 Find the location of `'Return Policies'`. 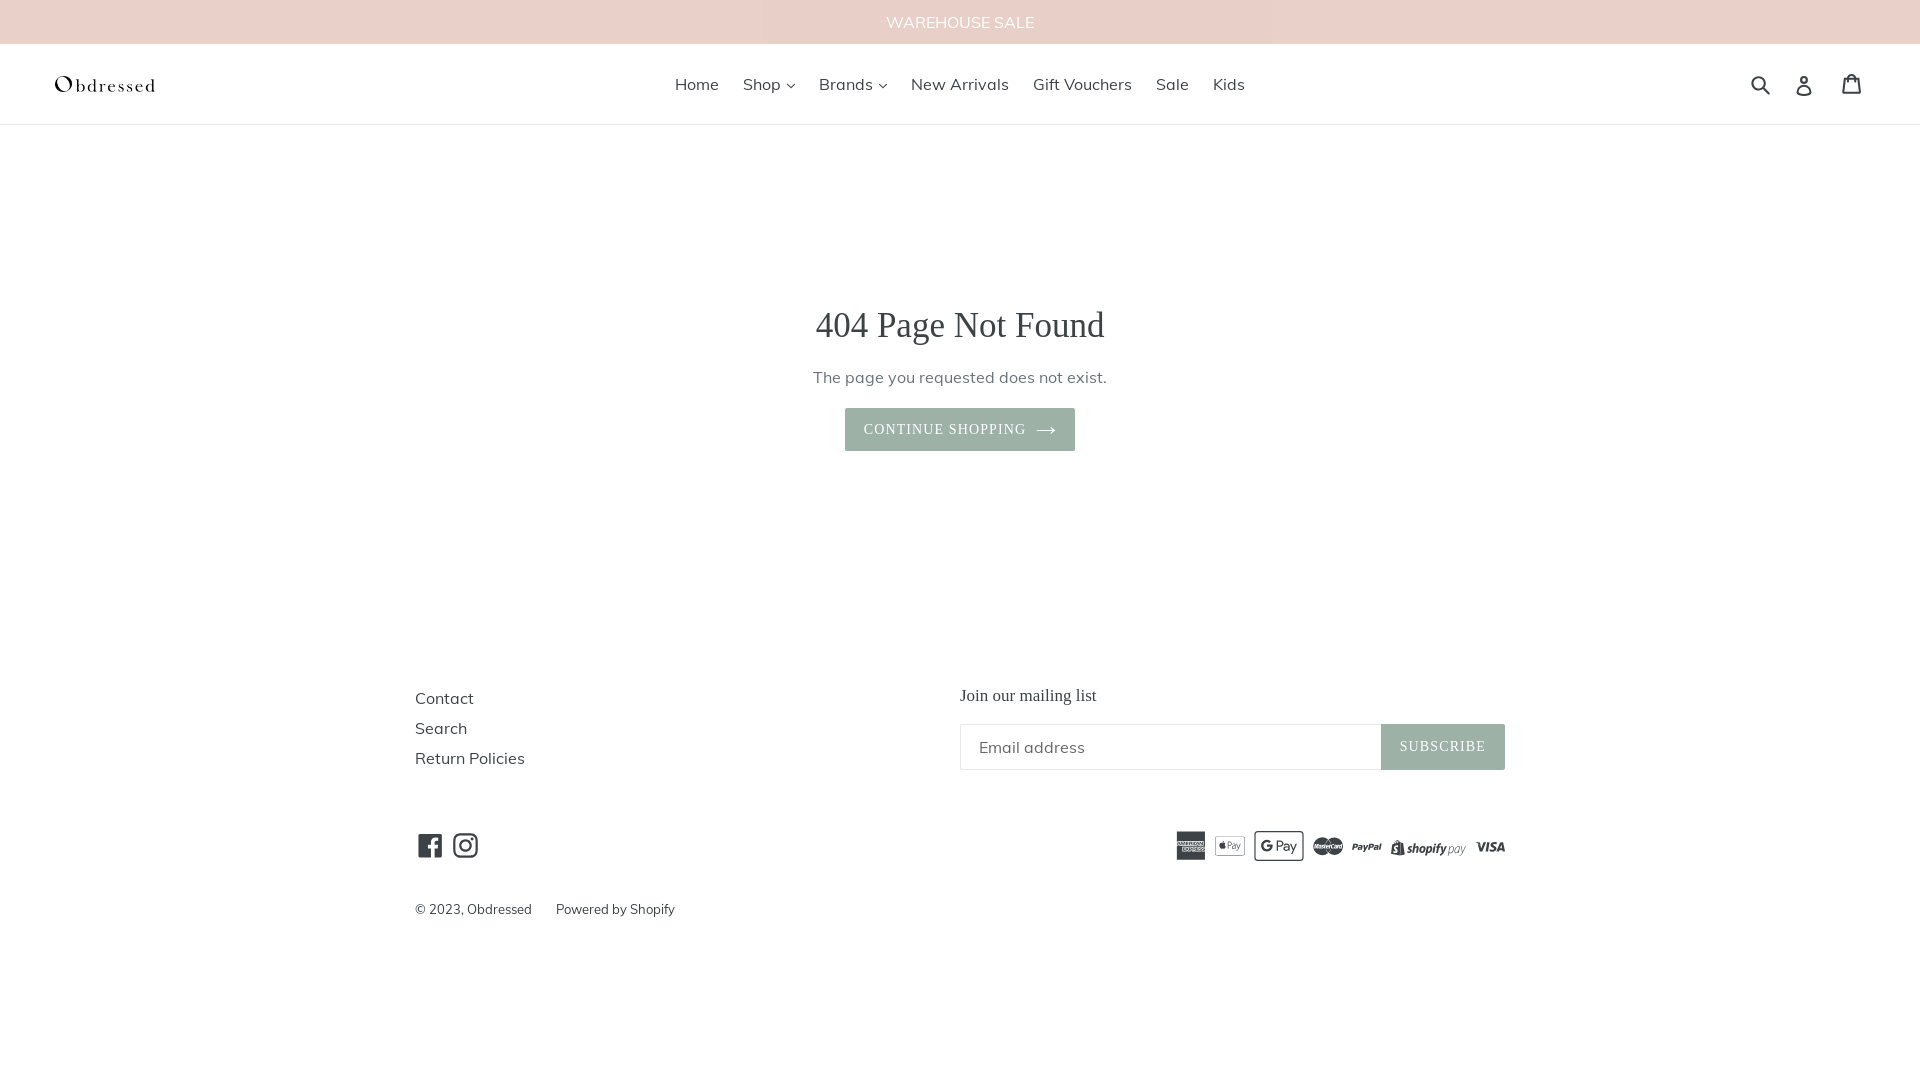

'Return Policies' is located at coordinates (469, 758).